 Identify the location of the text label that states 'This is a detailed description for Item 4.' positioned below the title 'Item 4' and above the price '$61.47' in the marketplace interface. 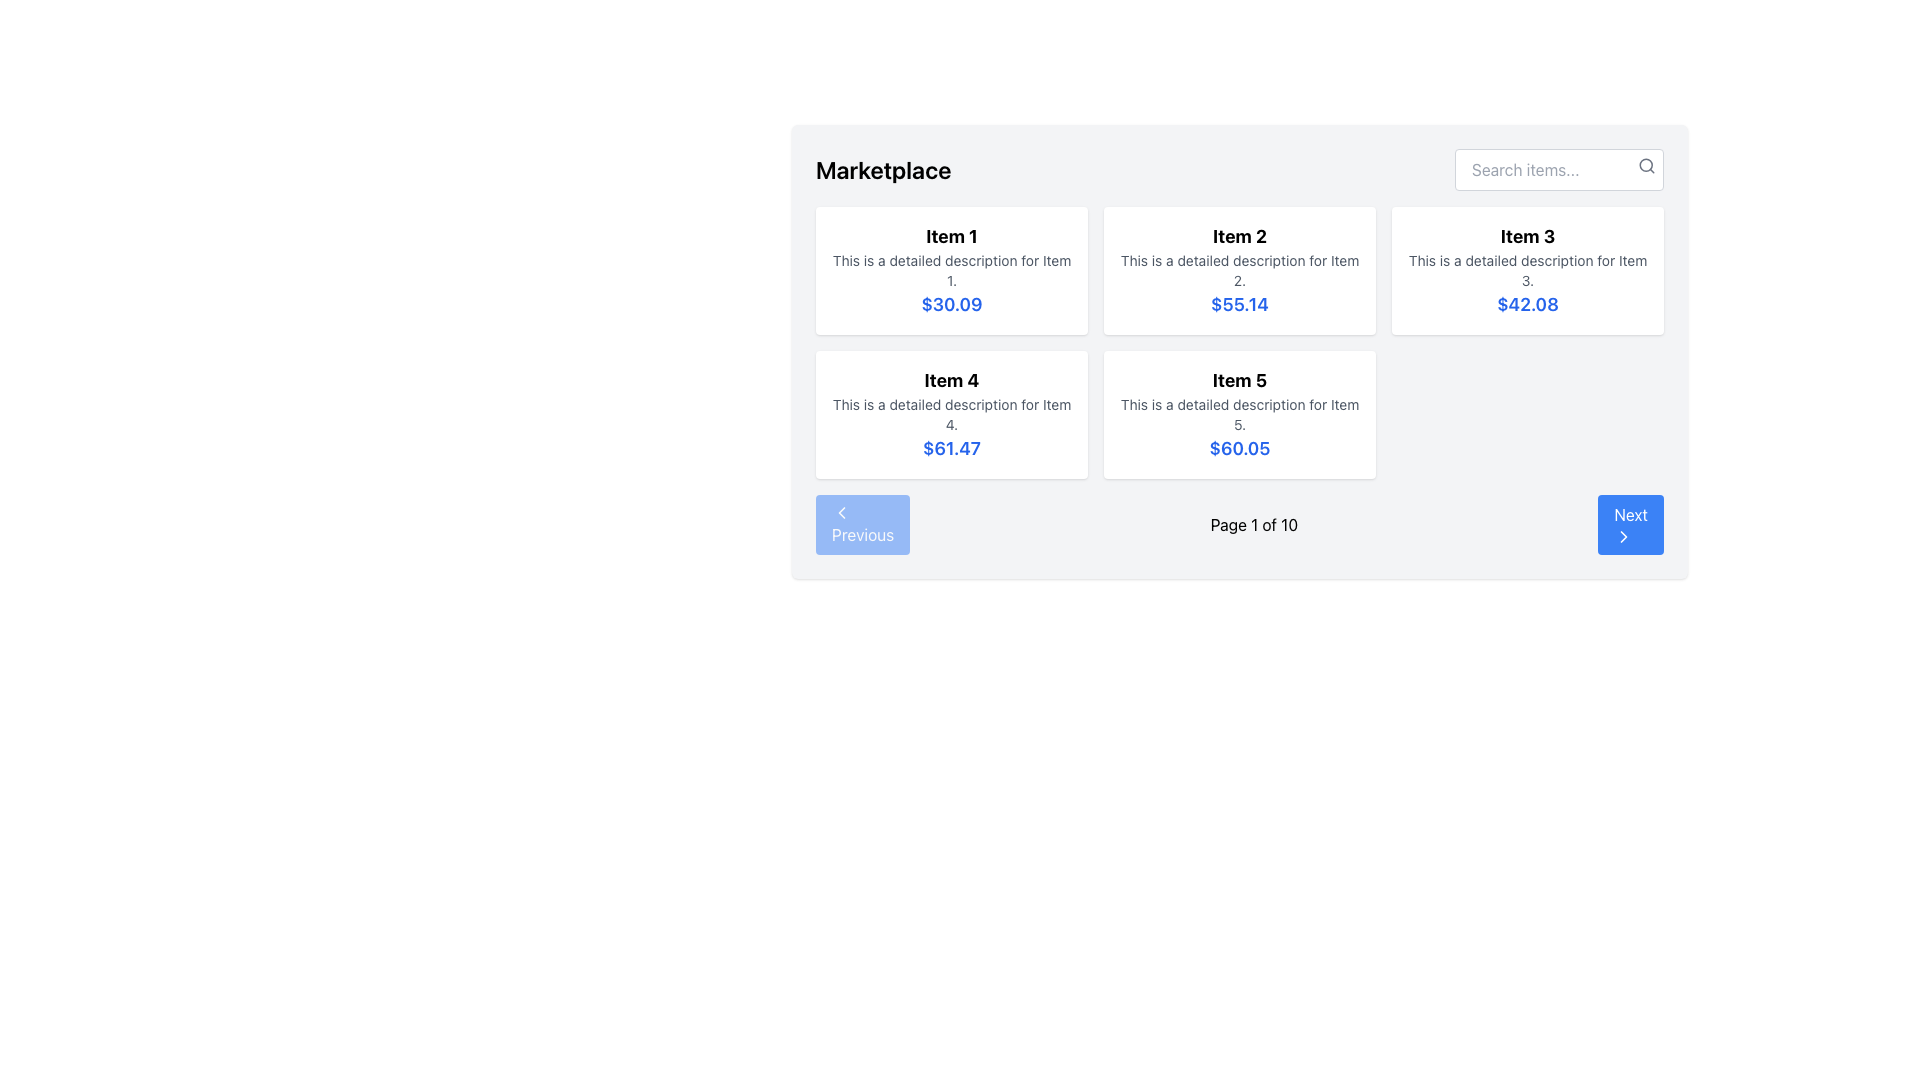
(950, 414).